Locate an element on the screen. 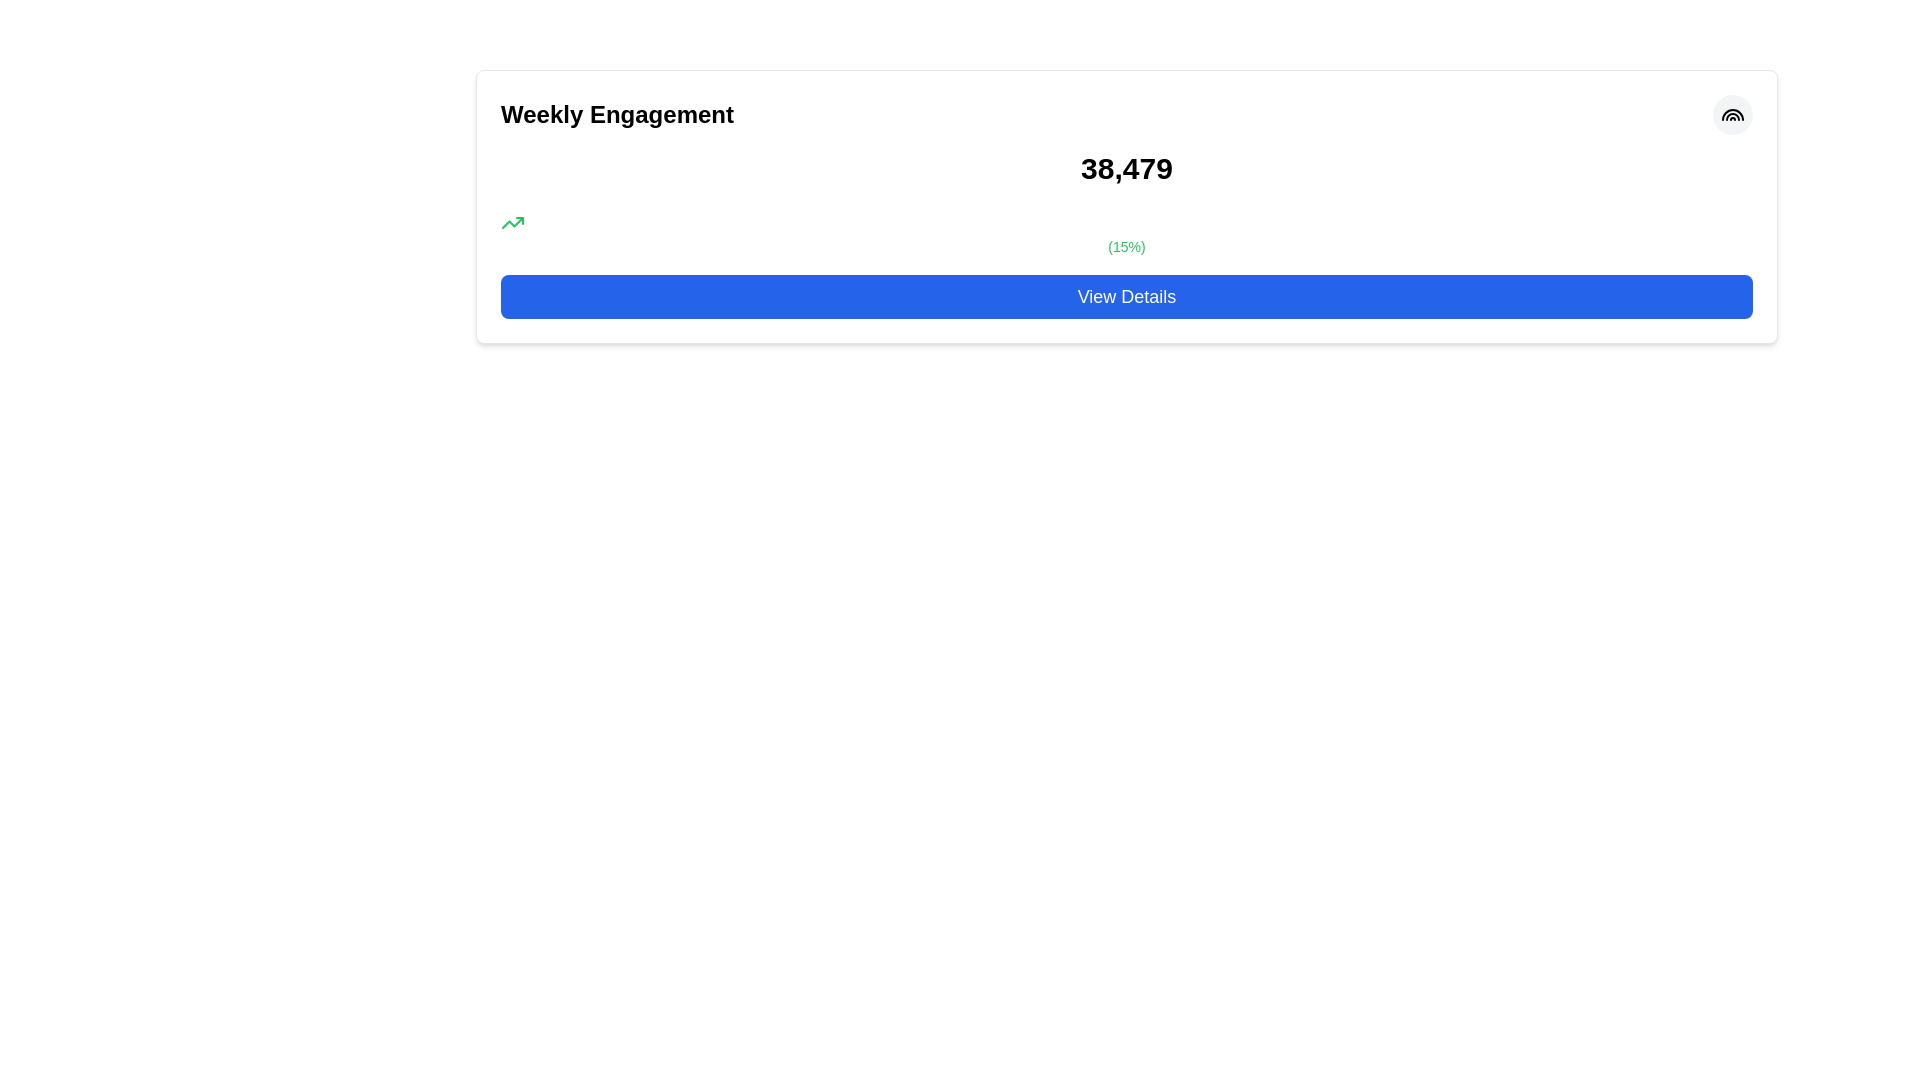  the Text Label displaying '(15%)' in green color, which is located immediately after the numerical text '38,479' is located at coordinates (1127, 231).